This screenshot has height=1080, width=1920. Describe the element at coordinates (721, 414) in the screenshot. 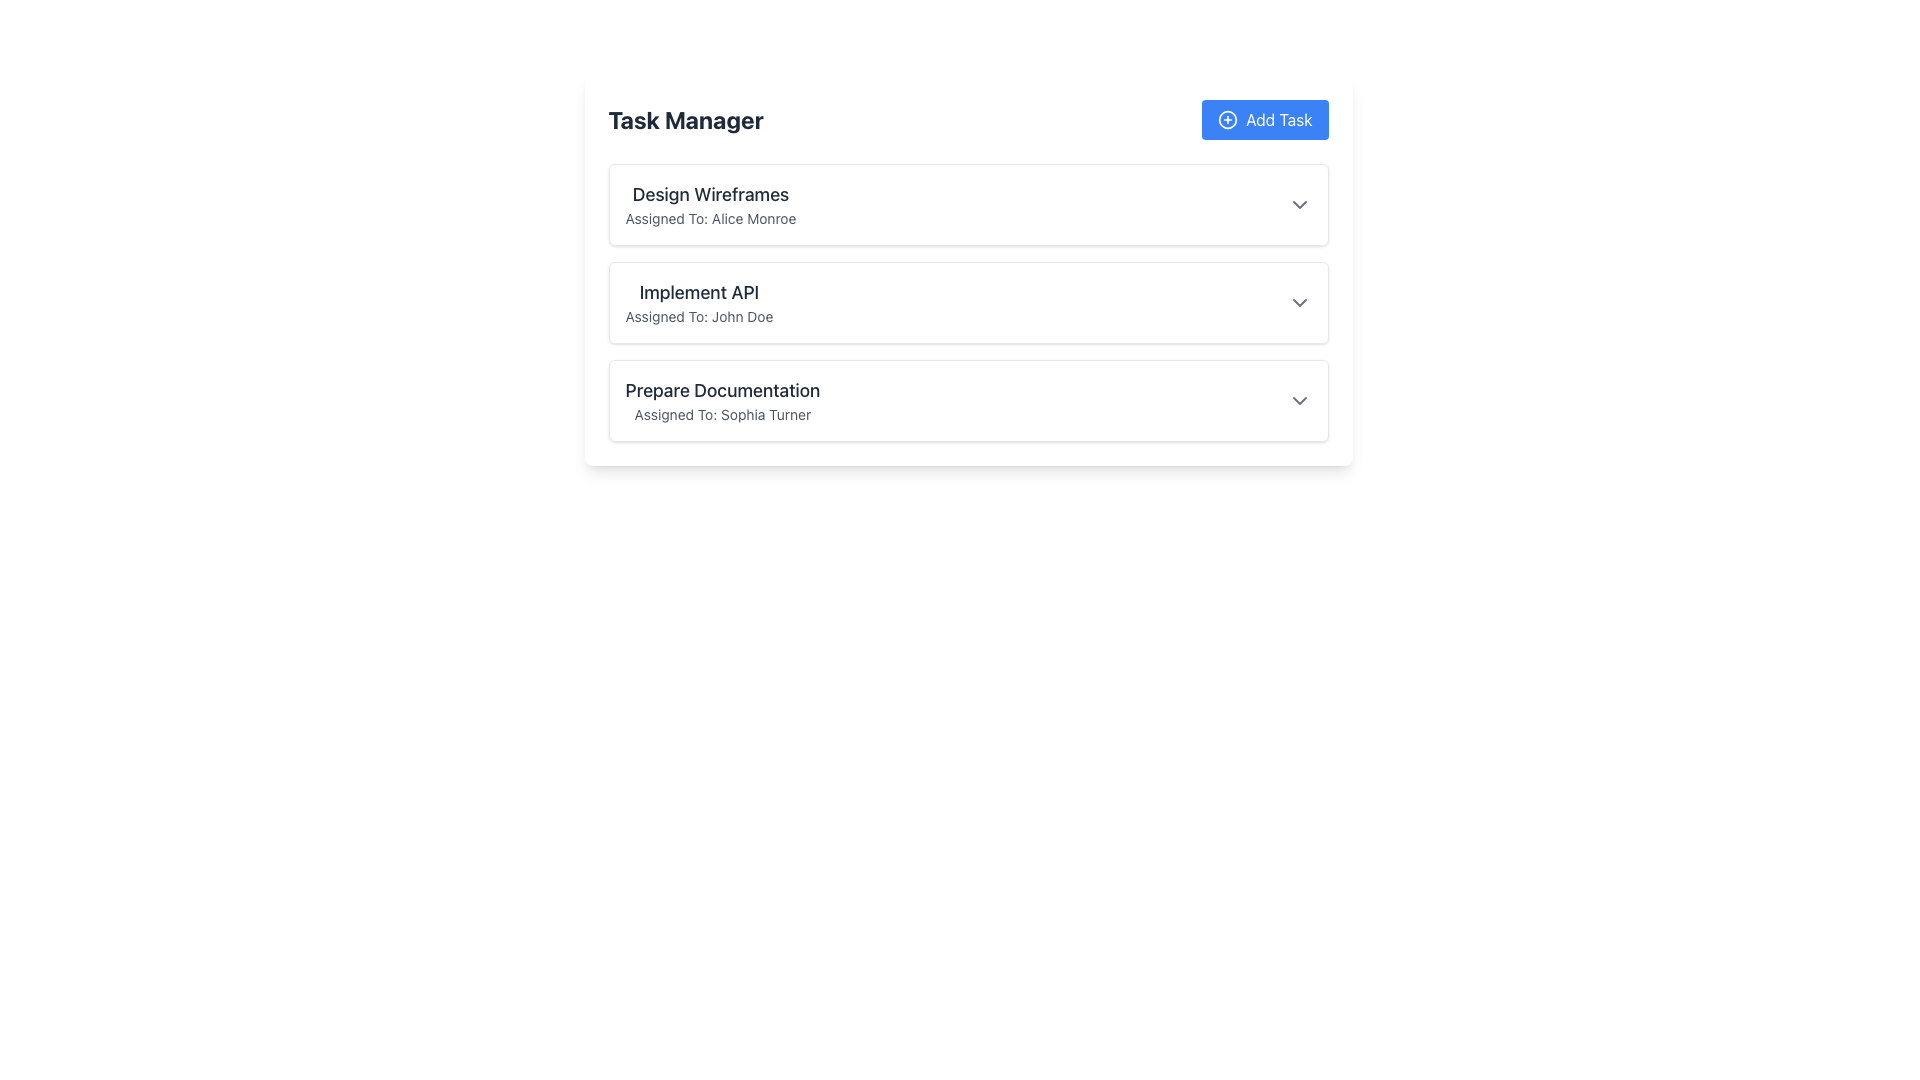

I see `the Static Text Label that provides information about the assignee for the 'Prepare Documentation' task, located below the 'Prepare Documentation' text` at that location.